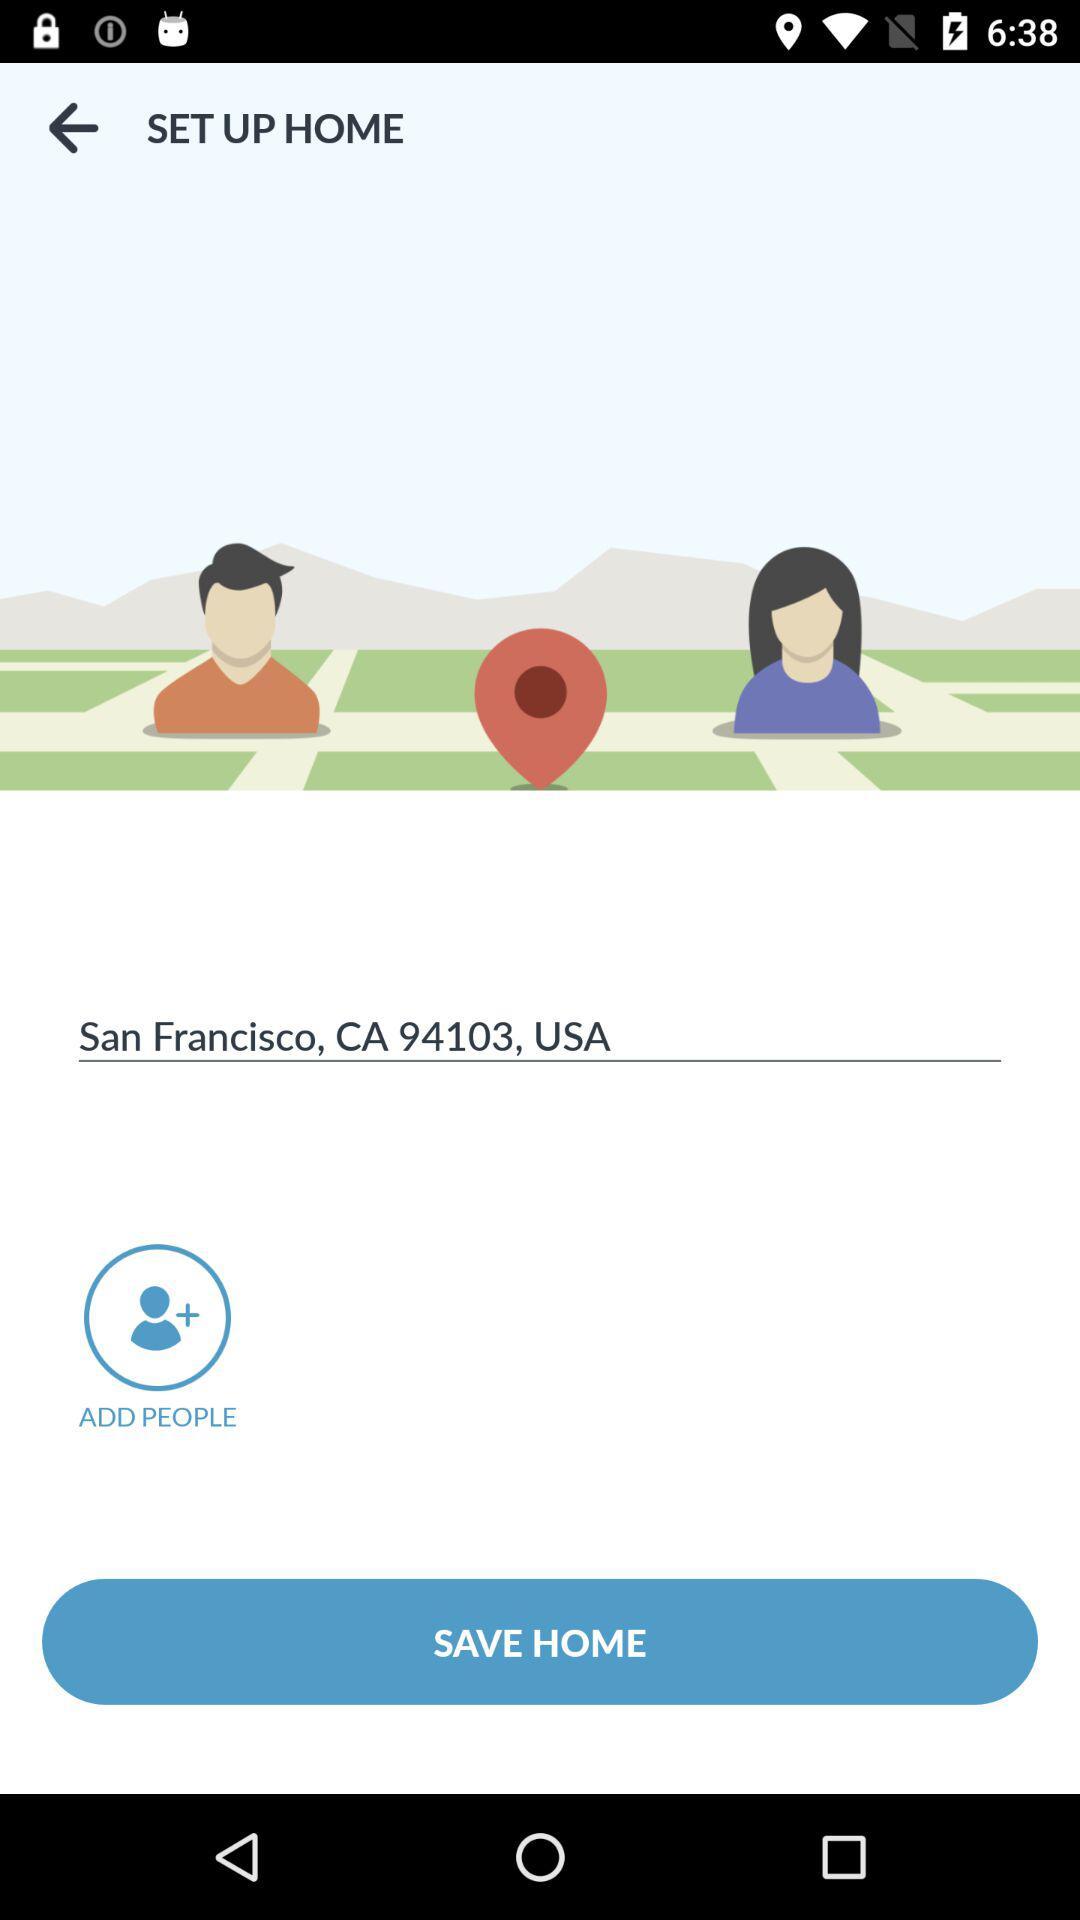 Image resolution: width=1080 pixels, height=1920 pixels. What do you see at coordinates (185, 1338) in the screenshot?
I see `the icon at the bottom left corner` at bounding box center [185, 1338].